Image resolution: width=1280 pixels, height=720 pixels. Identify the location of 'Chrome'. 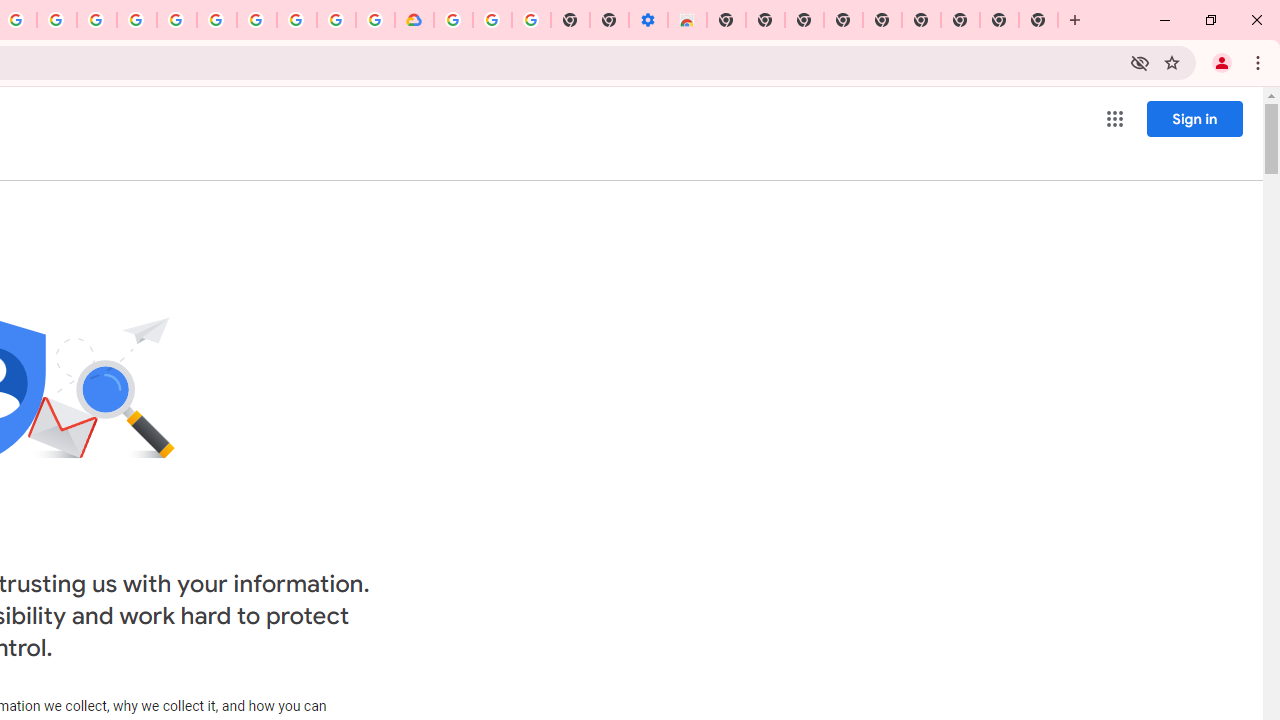
(1259, 61).